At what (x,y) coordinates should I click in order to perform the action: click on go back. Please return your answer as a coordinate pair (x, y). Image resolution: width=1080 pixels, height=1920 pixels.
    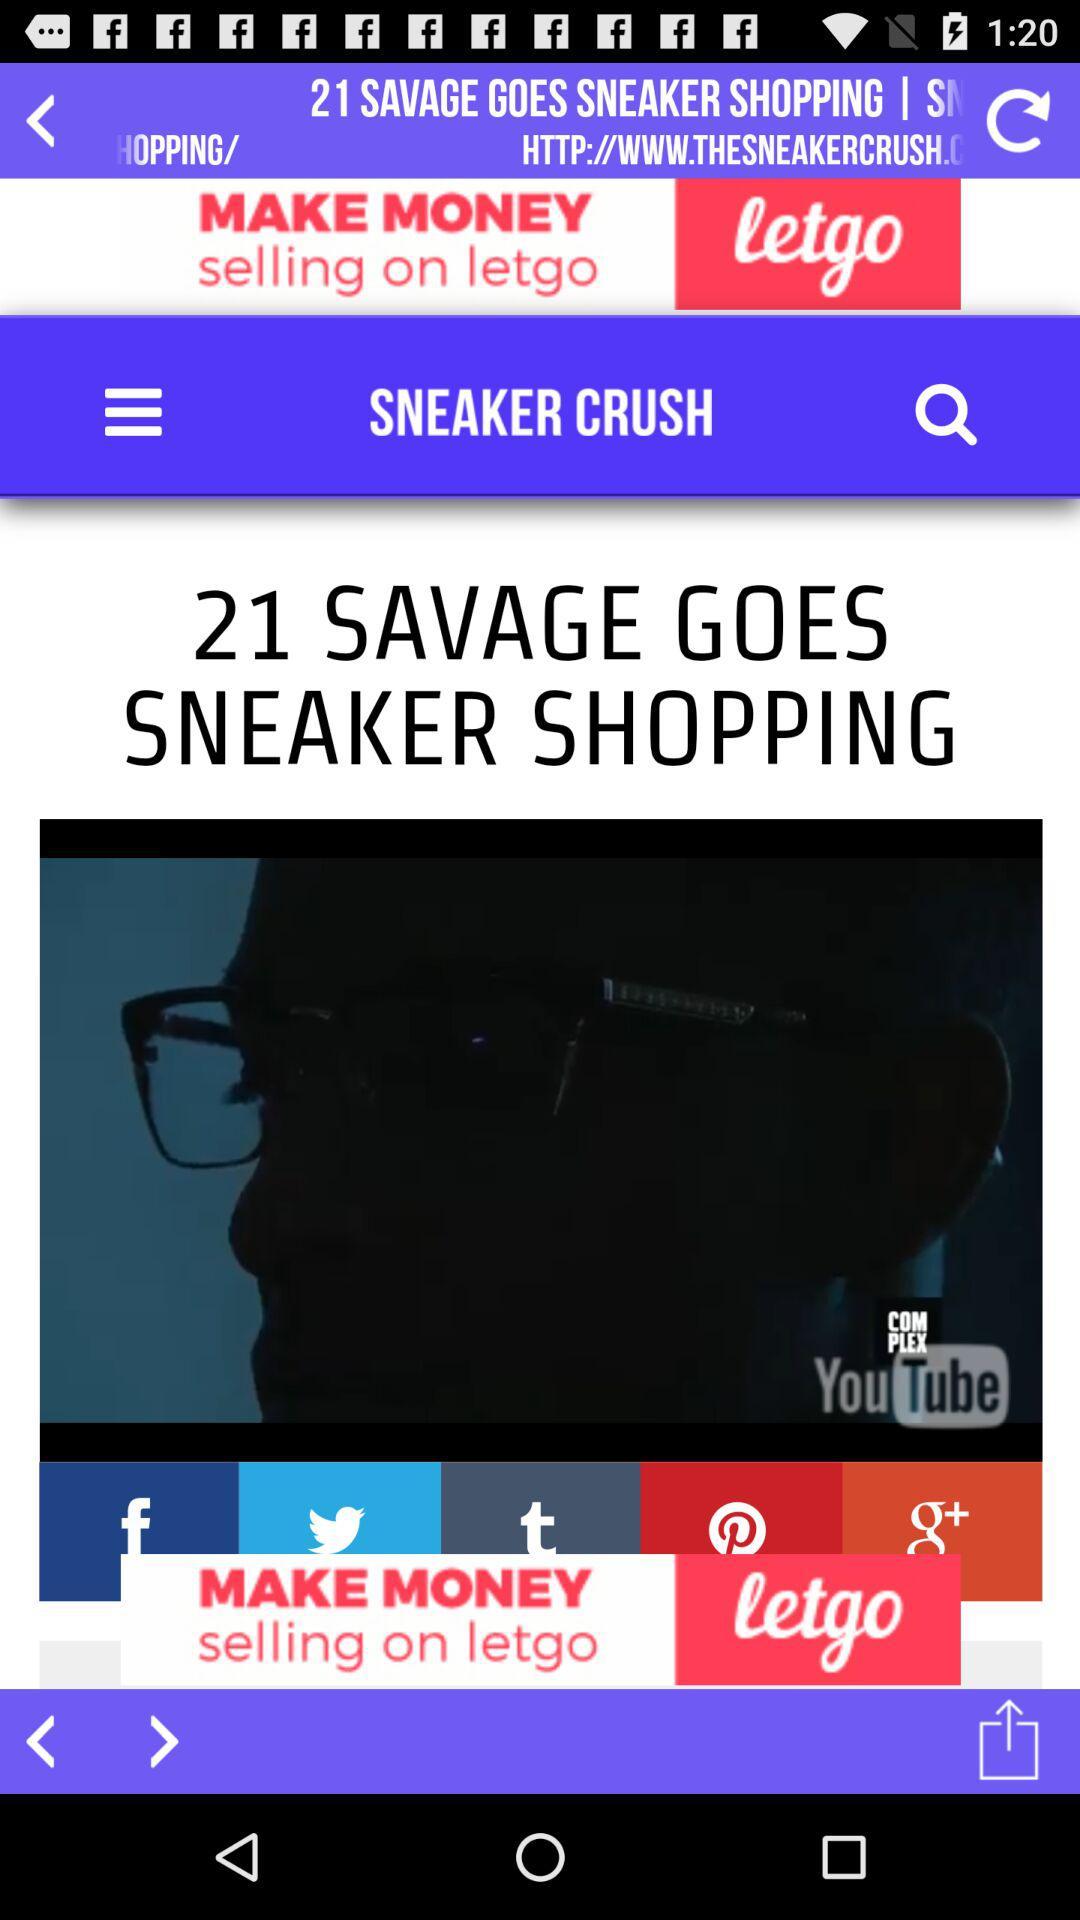
    Looking at the image, I should click on (51, 119).